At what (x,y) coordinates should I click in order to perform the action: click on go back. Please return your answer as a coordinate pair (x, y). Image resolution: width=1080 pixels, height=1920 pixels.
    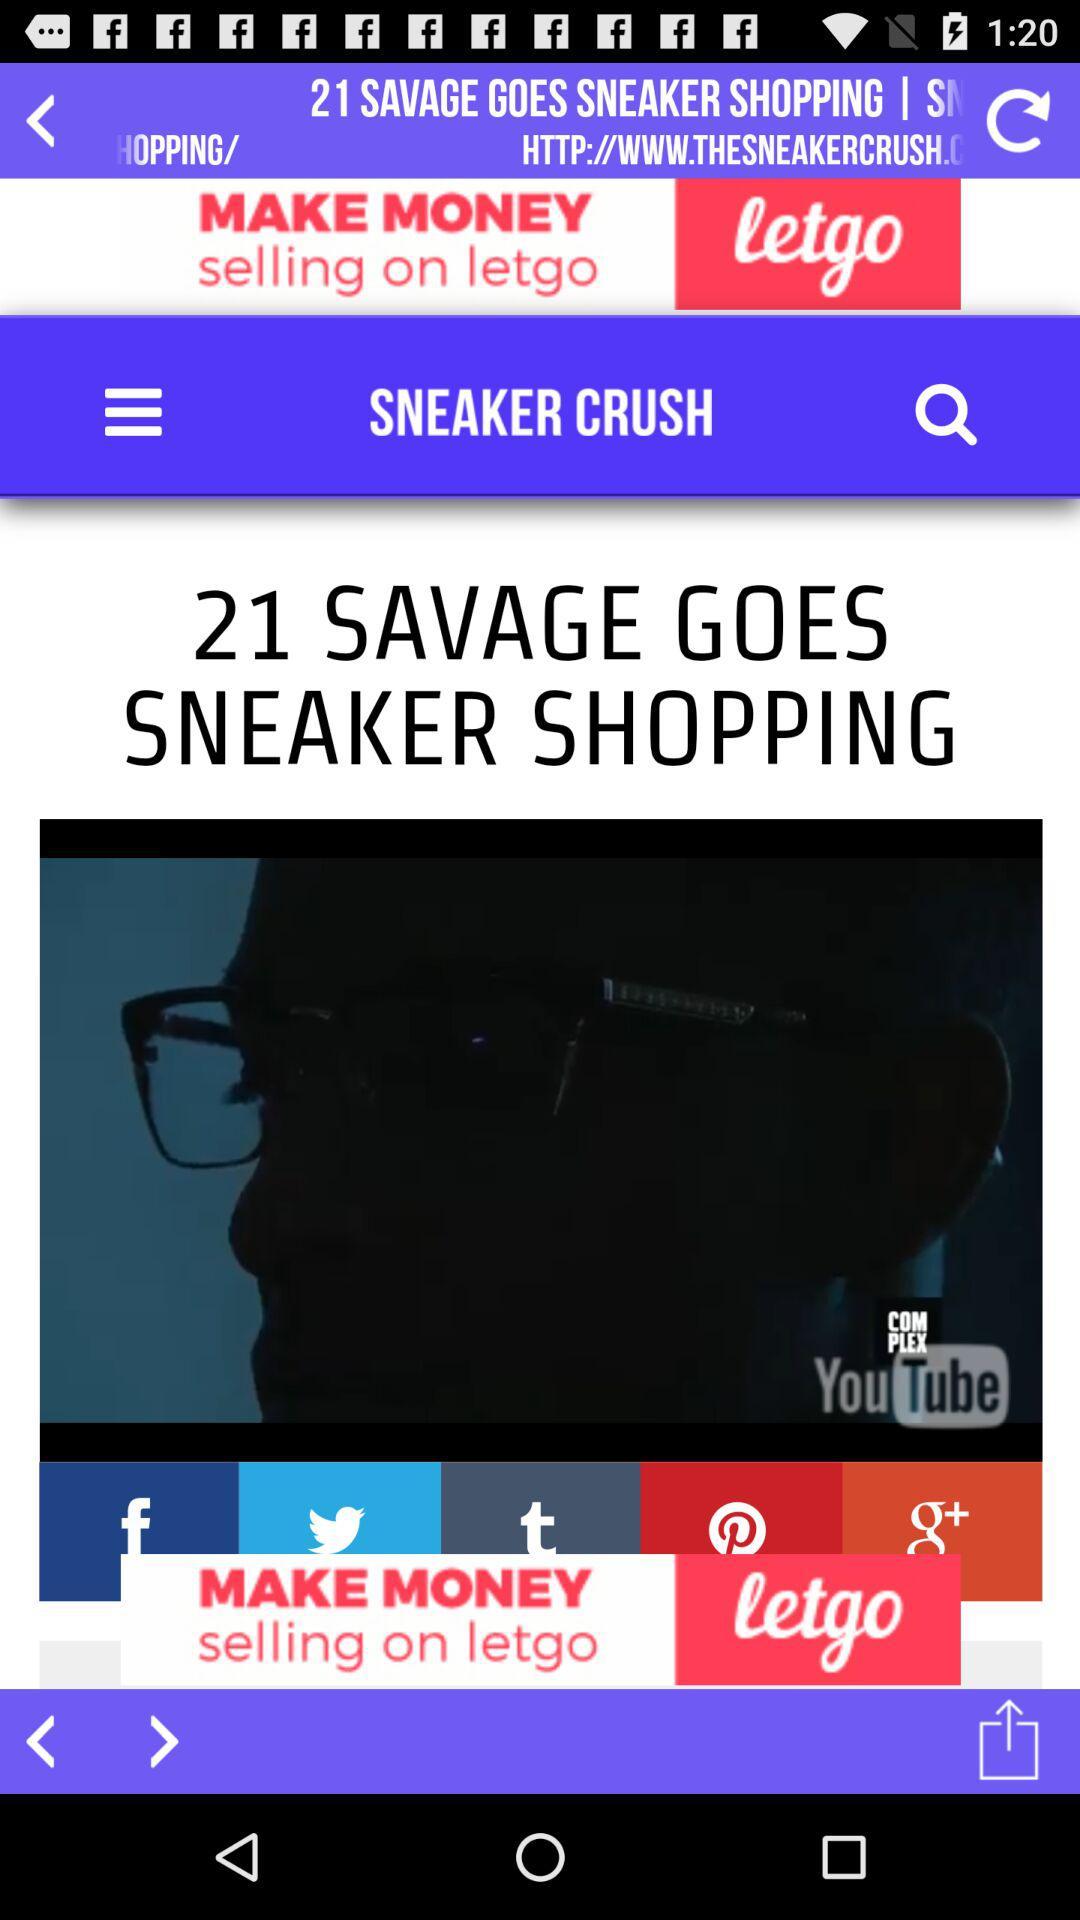
    Looking at the image, I should click on (51, 119).